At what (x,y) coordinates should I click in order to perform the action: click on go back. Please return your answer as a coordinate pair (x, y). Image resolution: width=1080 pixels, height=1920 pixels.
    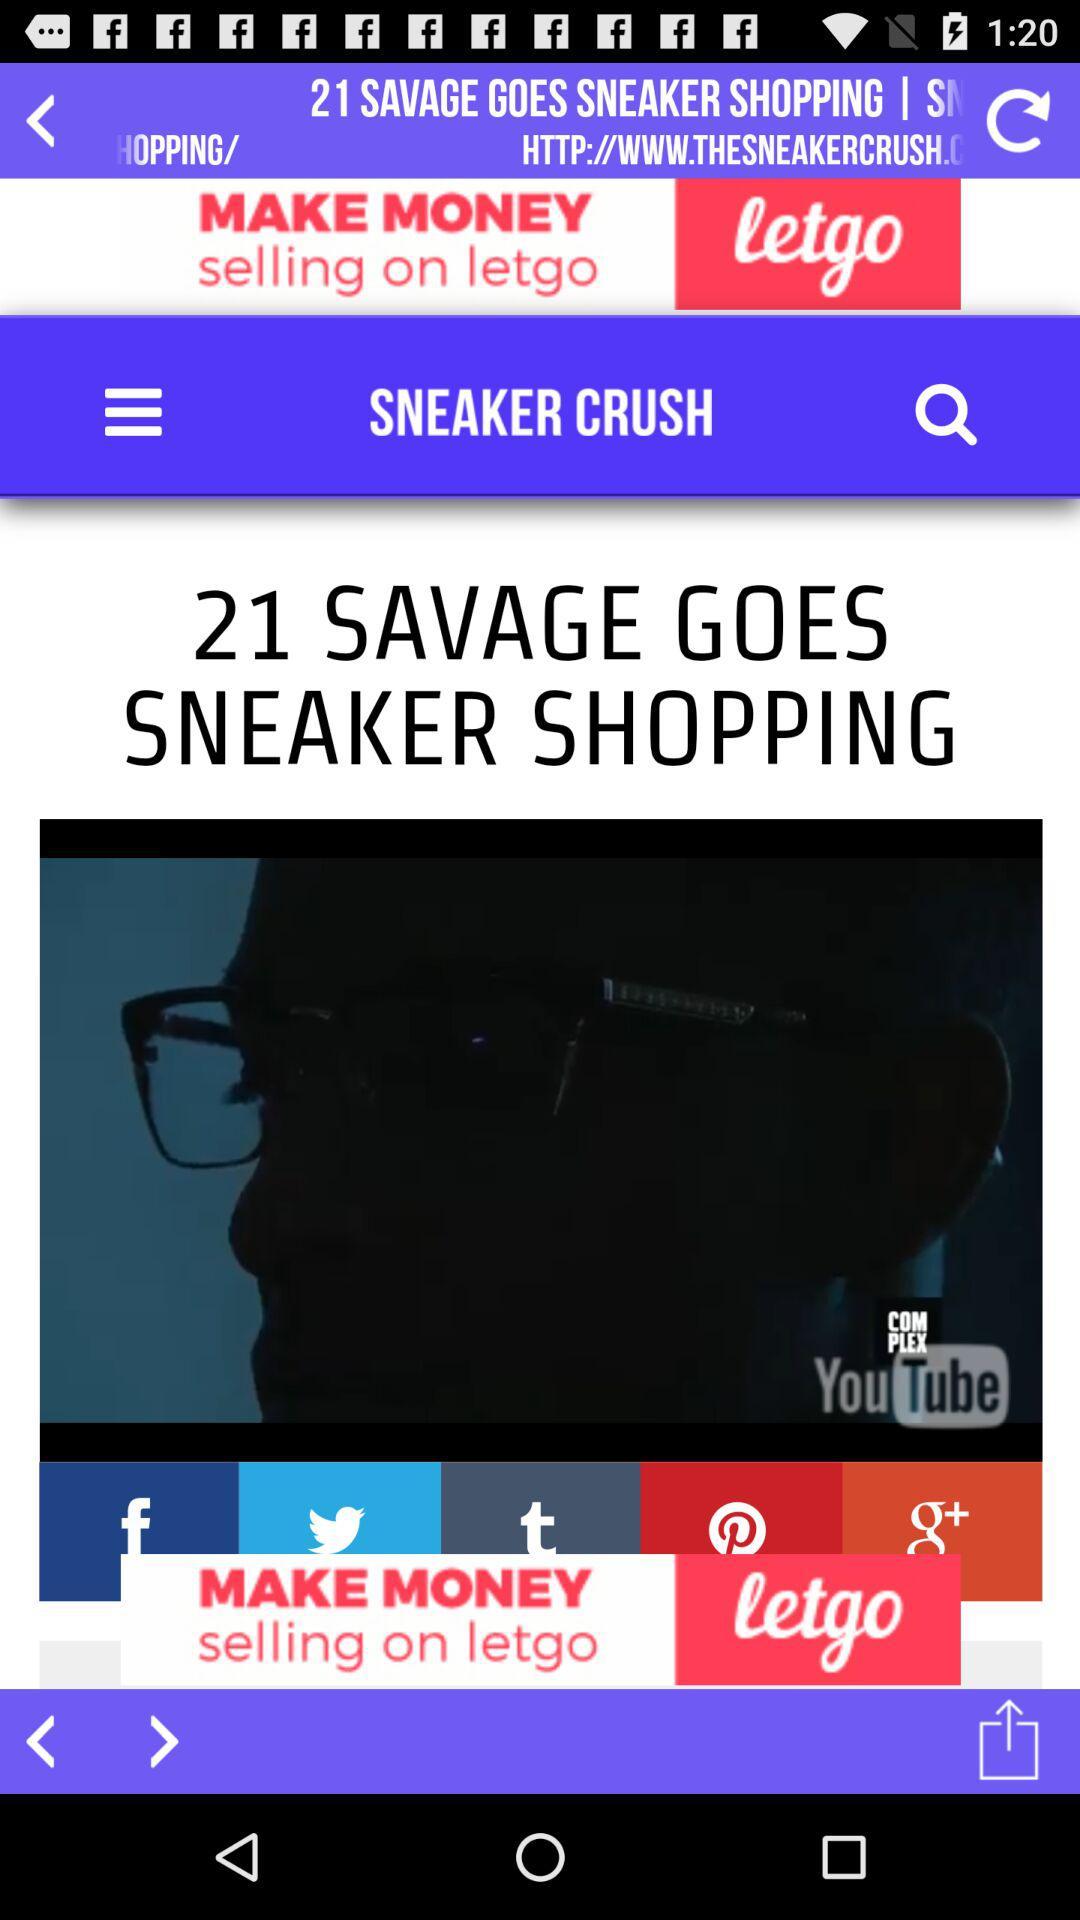
    Looking at the image, I should click on (51, 119).